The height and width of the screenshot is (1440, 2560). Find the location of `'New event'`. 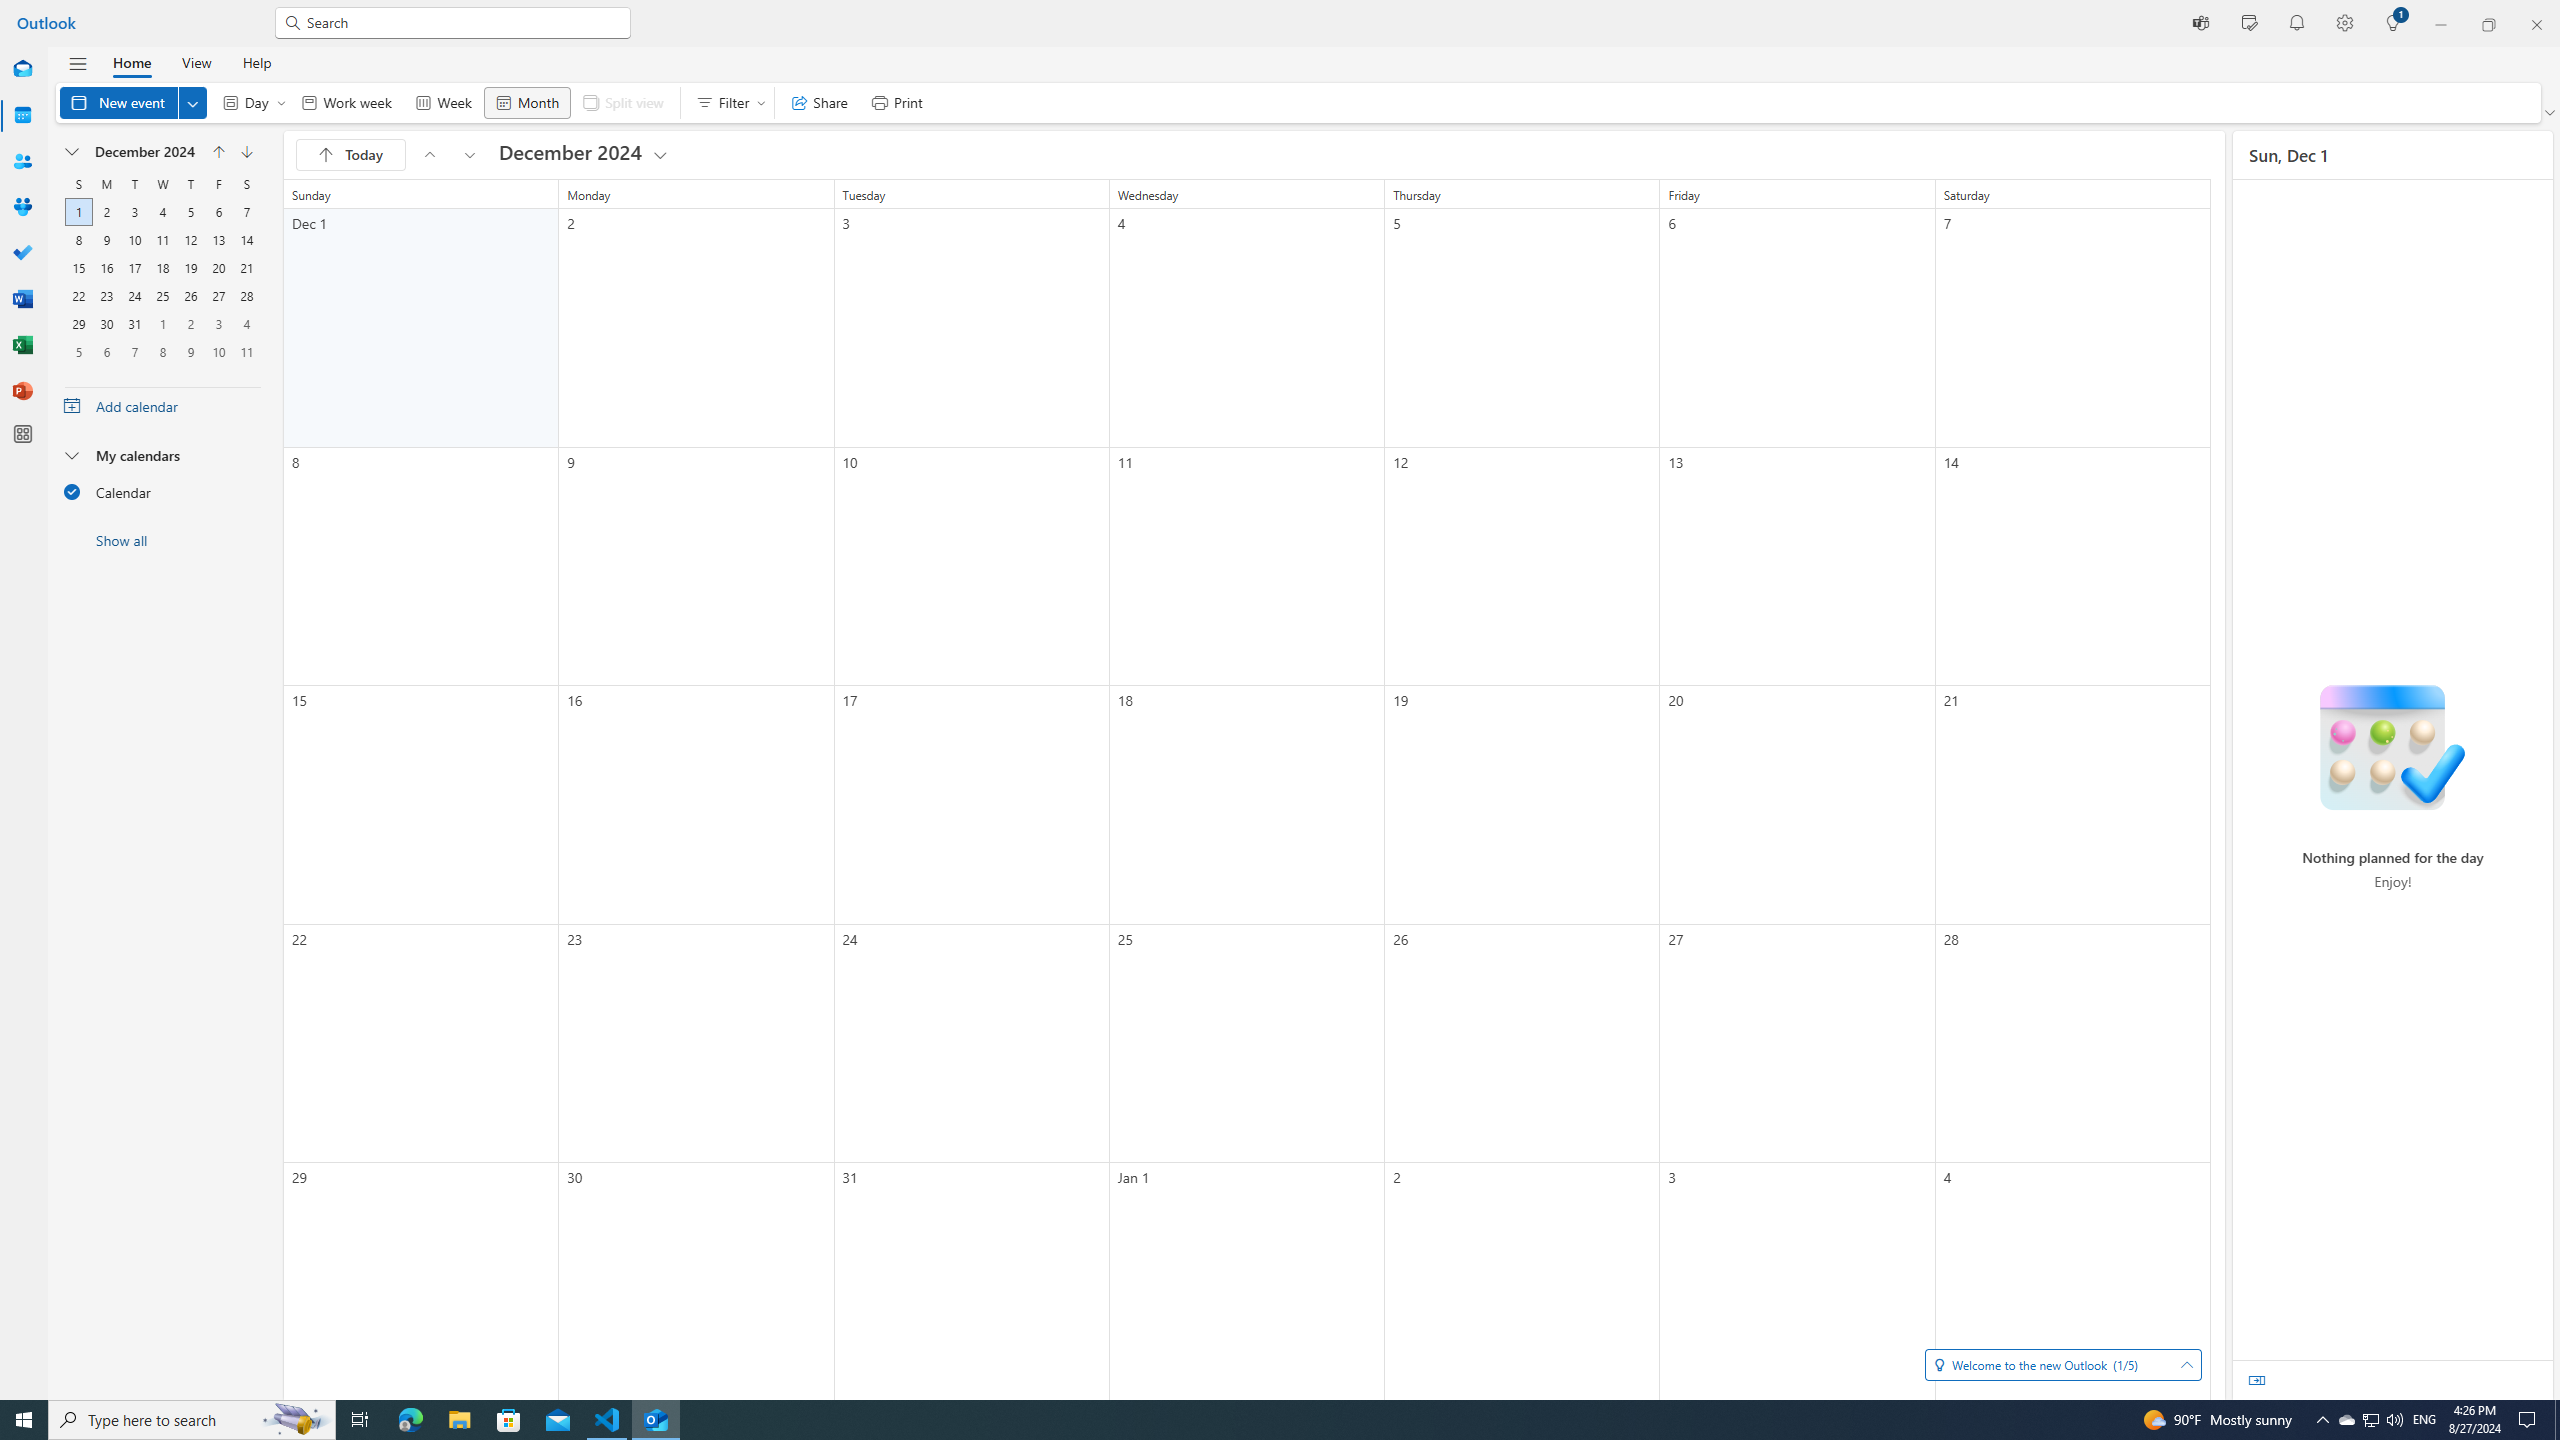

'New event' is located at coordinates (133, 102).